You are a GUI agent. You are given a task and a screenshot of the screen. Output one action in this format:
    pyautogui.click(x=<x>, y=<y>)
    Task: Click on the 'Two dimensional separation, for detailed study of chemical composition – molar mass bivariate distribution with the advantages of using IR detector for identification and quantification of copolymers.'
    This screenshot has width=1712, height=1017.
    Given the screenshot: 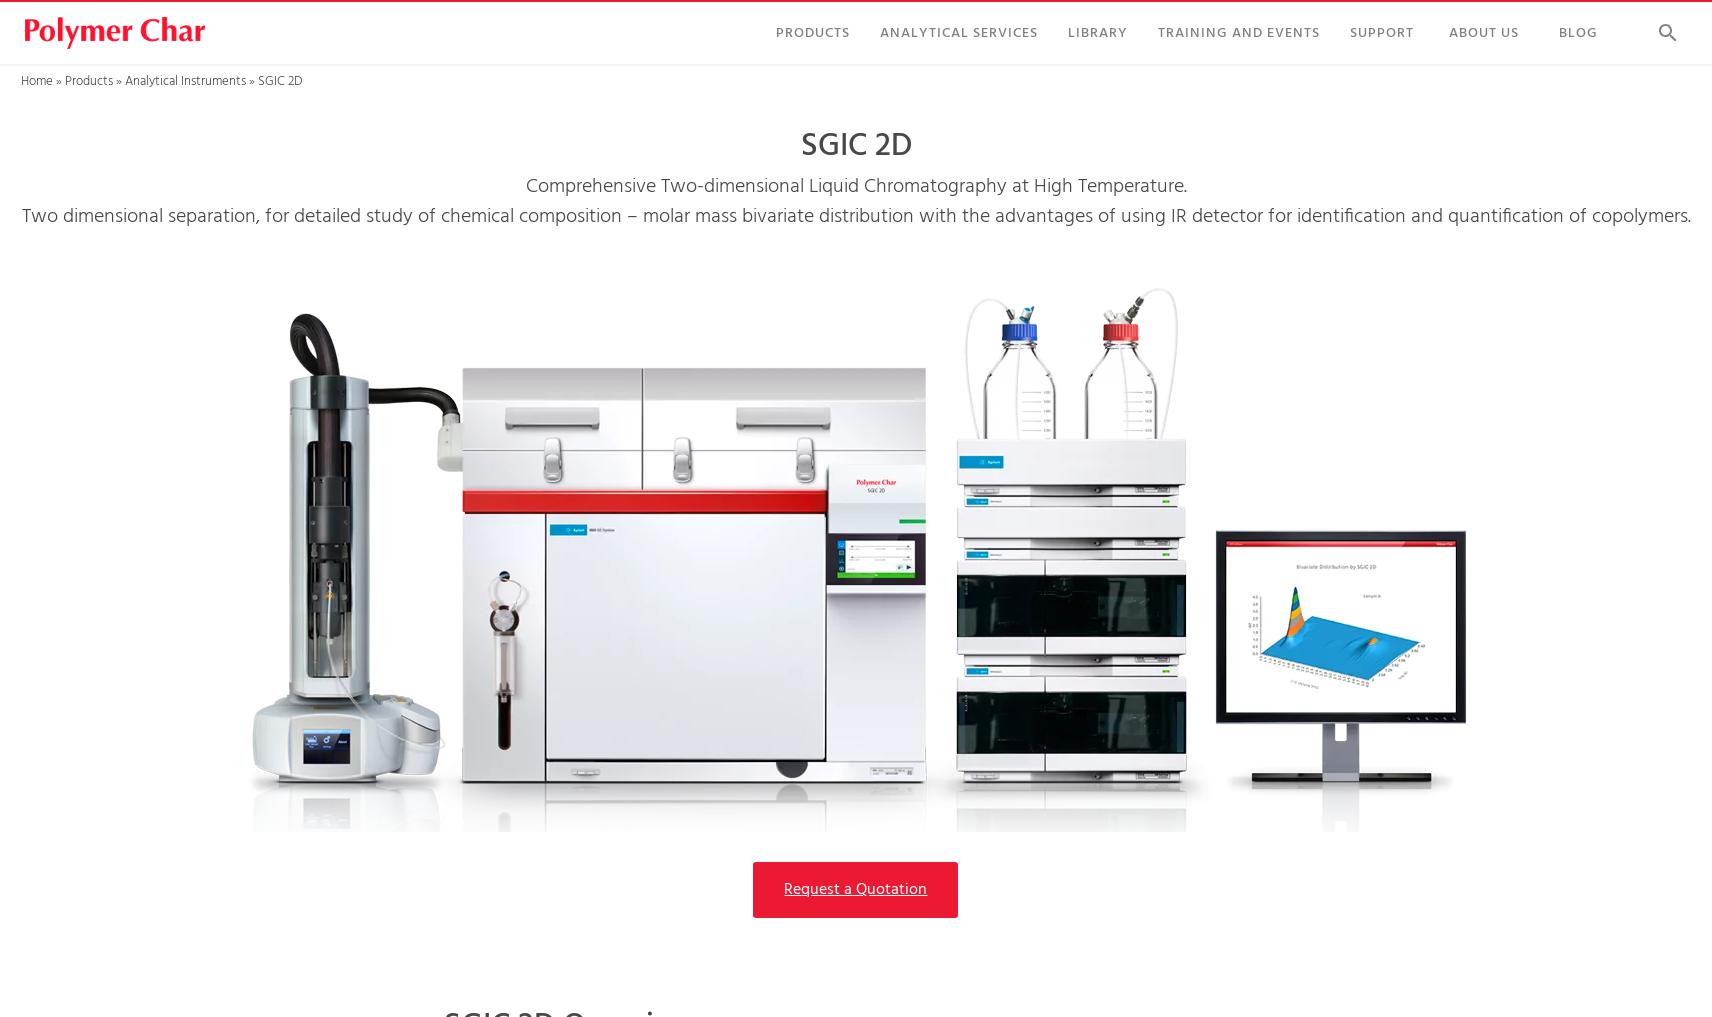 What is the action you would take?
    pyautogui.click(x=855, y=216)
    